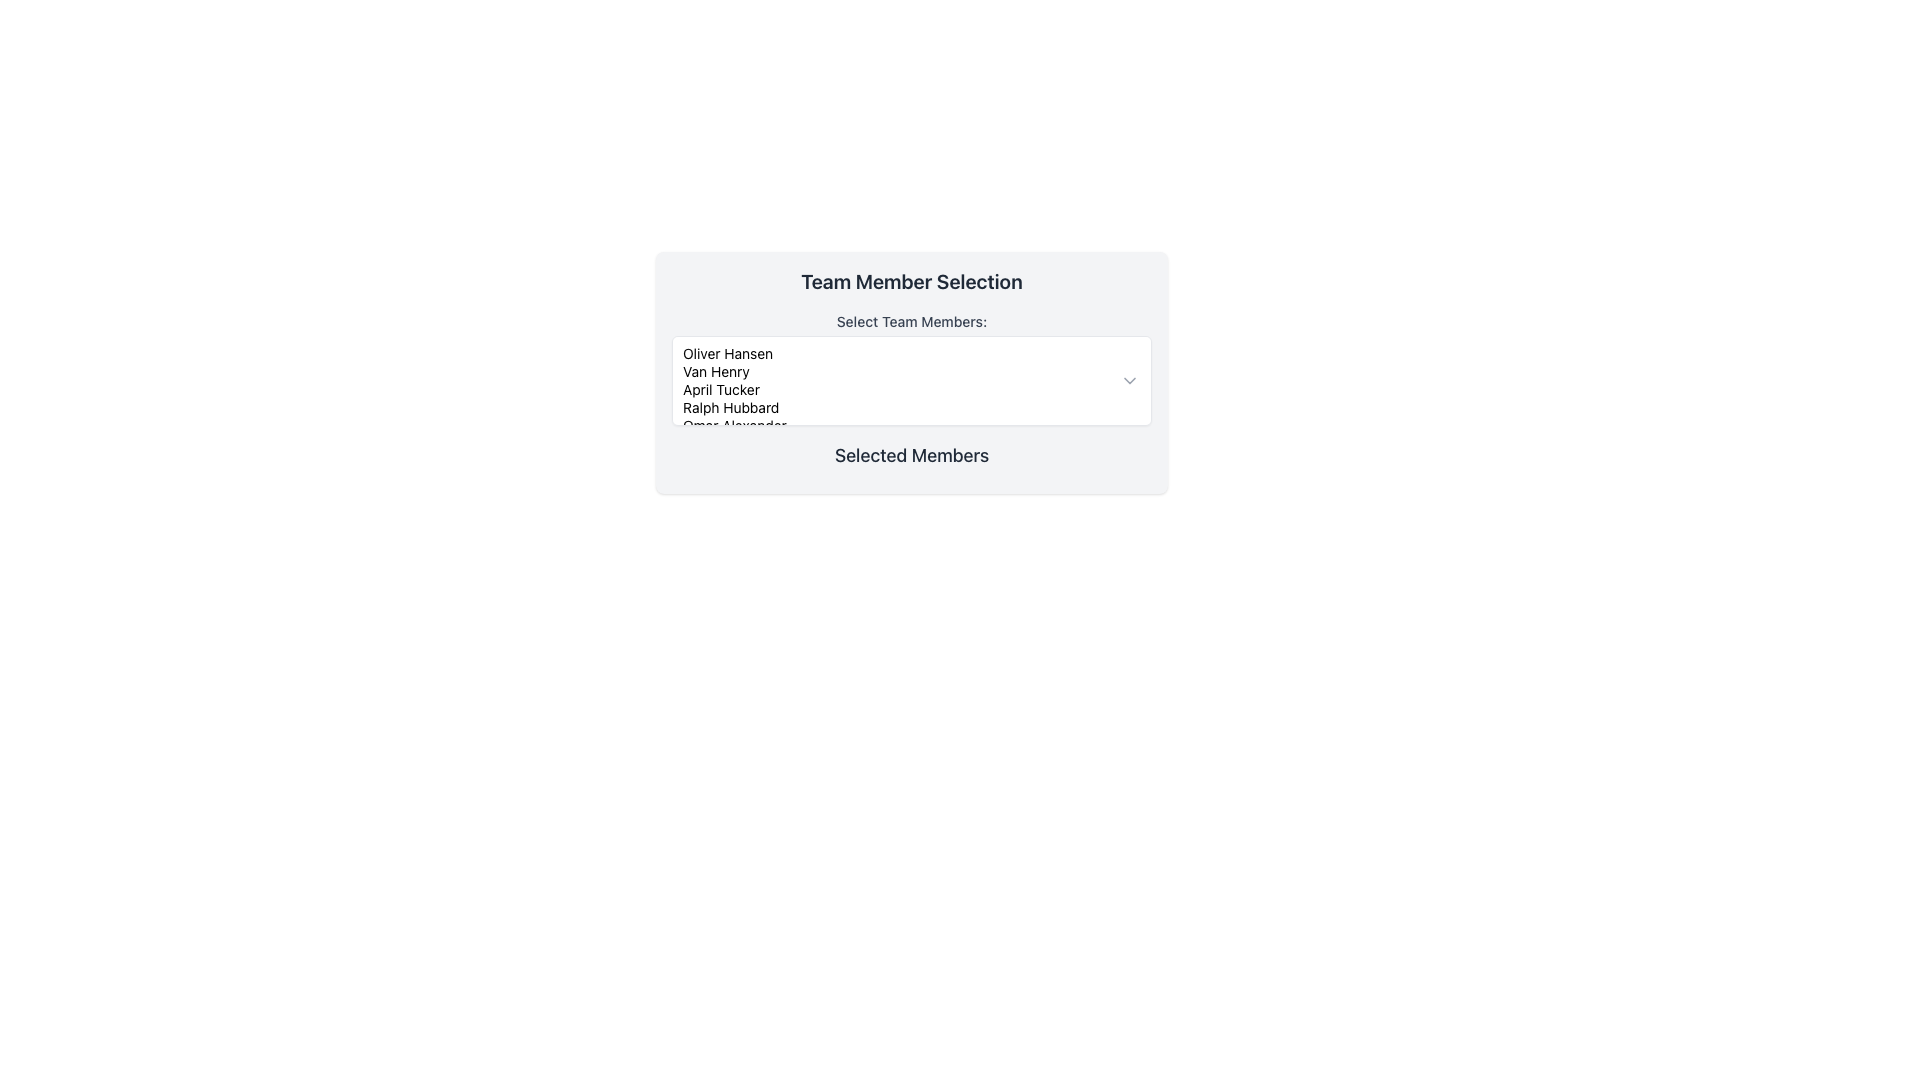 Image resolution: width=1920 pixels, height=1080 pixels. What do you see at coordinates (895, 371) in the screenshot?
I see `the dropdown menu item labeled 'Van Henry'` at bounding box center [895, 371].